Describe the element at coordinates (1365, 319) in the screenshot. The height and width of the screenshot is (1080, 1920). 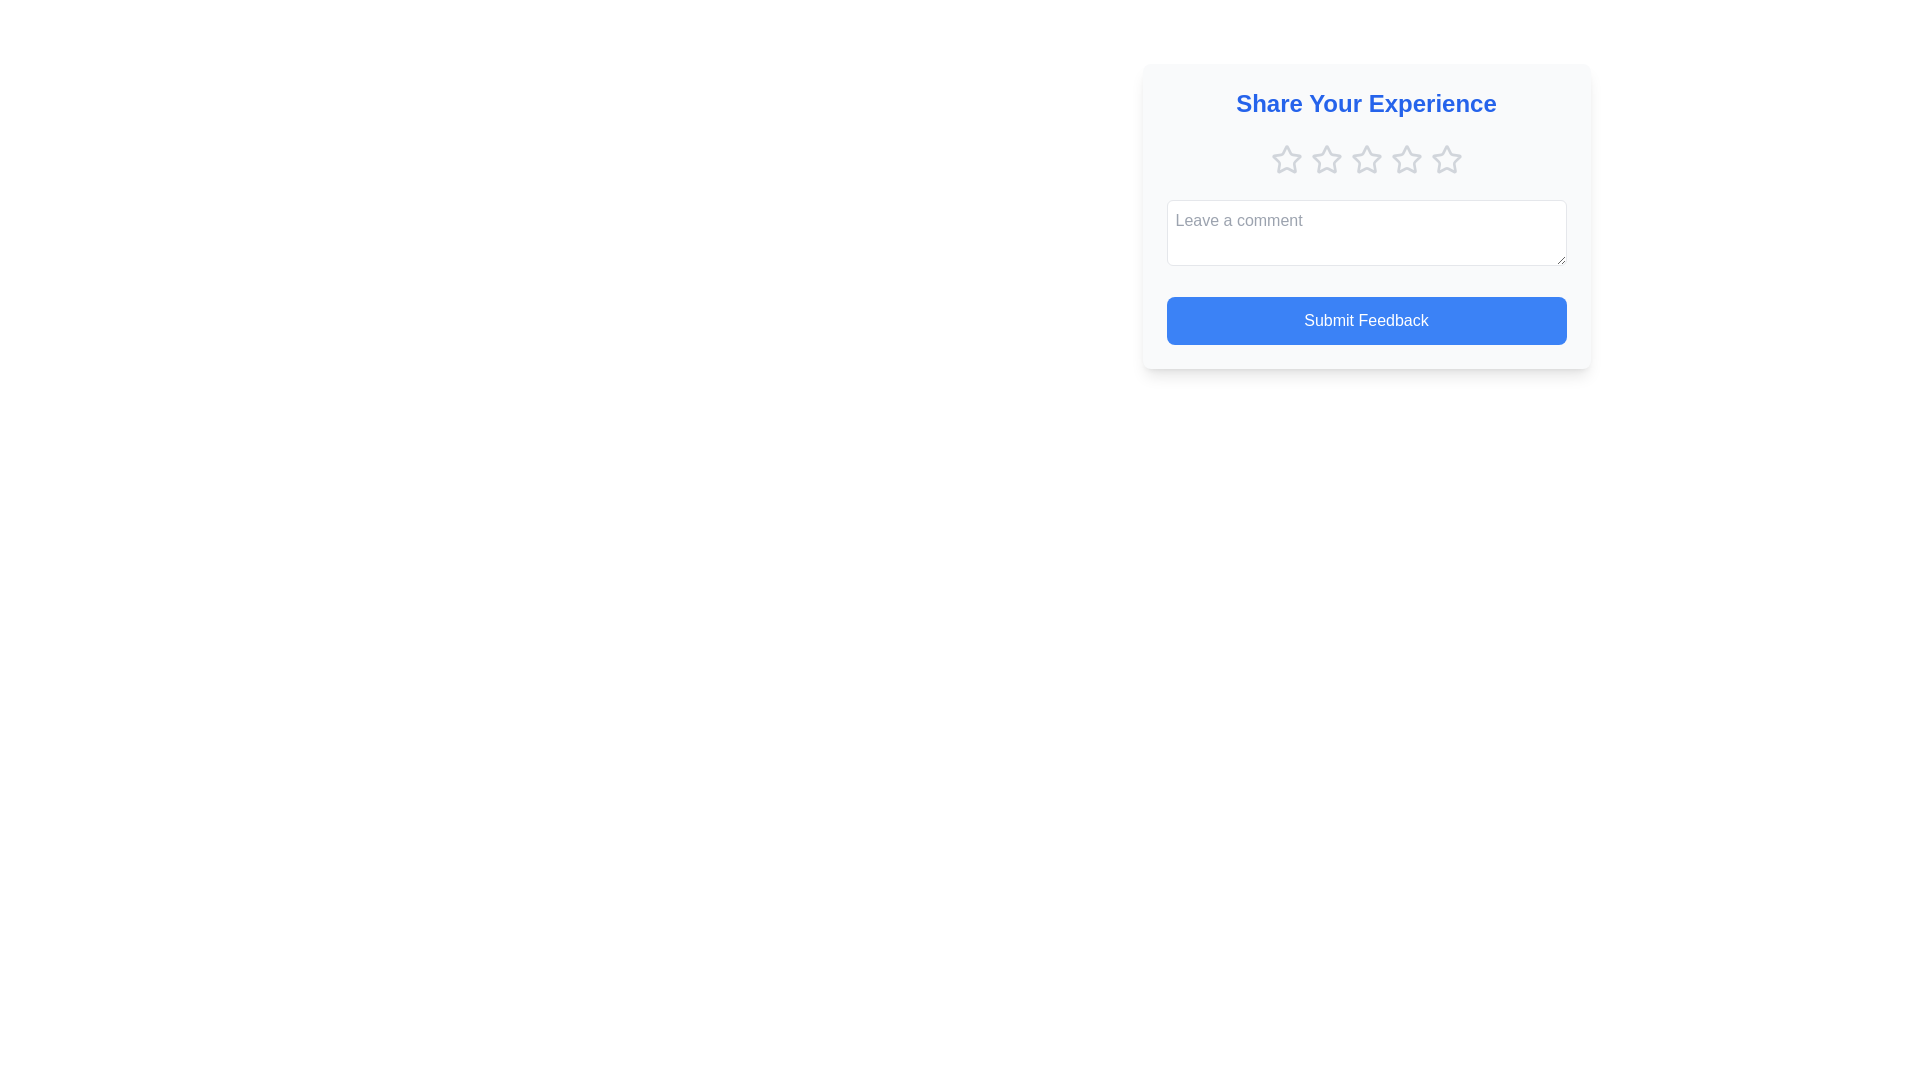
I see `the feedback submission button located at the bottom of the 'Share Your Experience' section to observe visual changes` at that location.